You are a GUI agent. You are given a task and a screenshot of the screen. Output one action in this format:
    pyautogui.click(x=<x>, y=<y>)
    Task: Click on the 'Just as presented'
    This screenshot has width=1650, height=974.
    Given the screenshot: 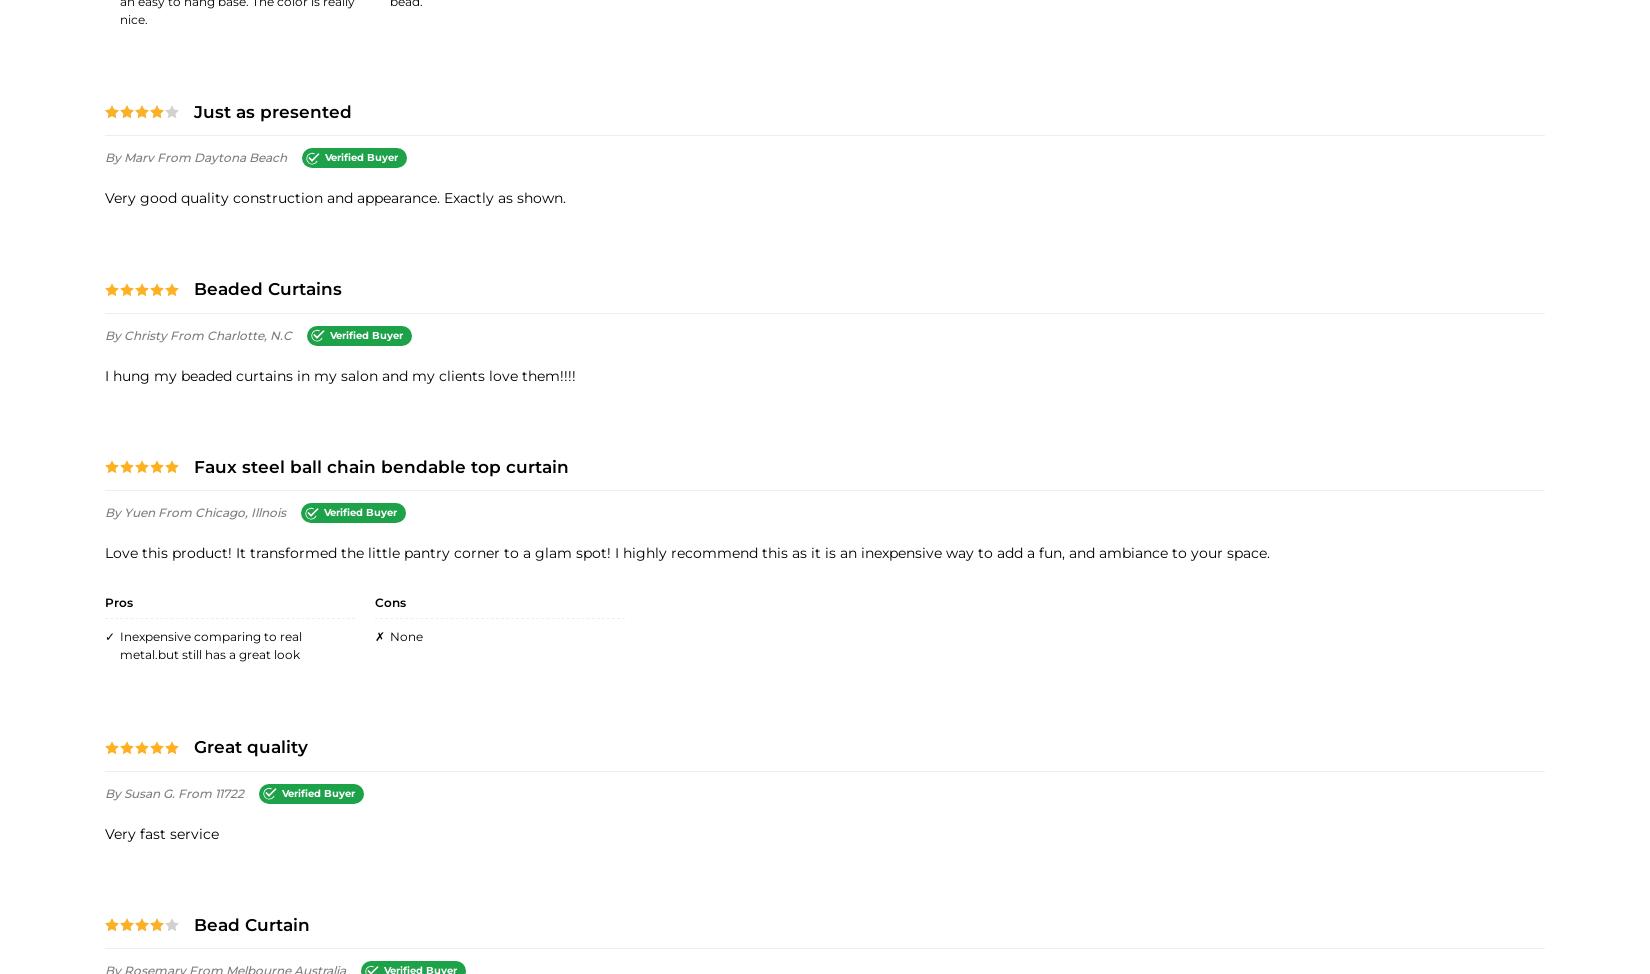 What is the action you would take?
    pyautogui.click(x=273, y=110)
    